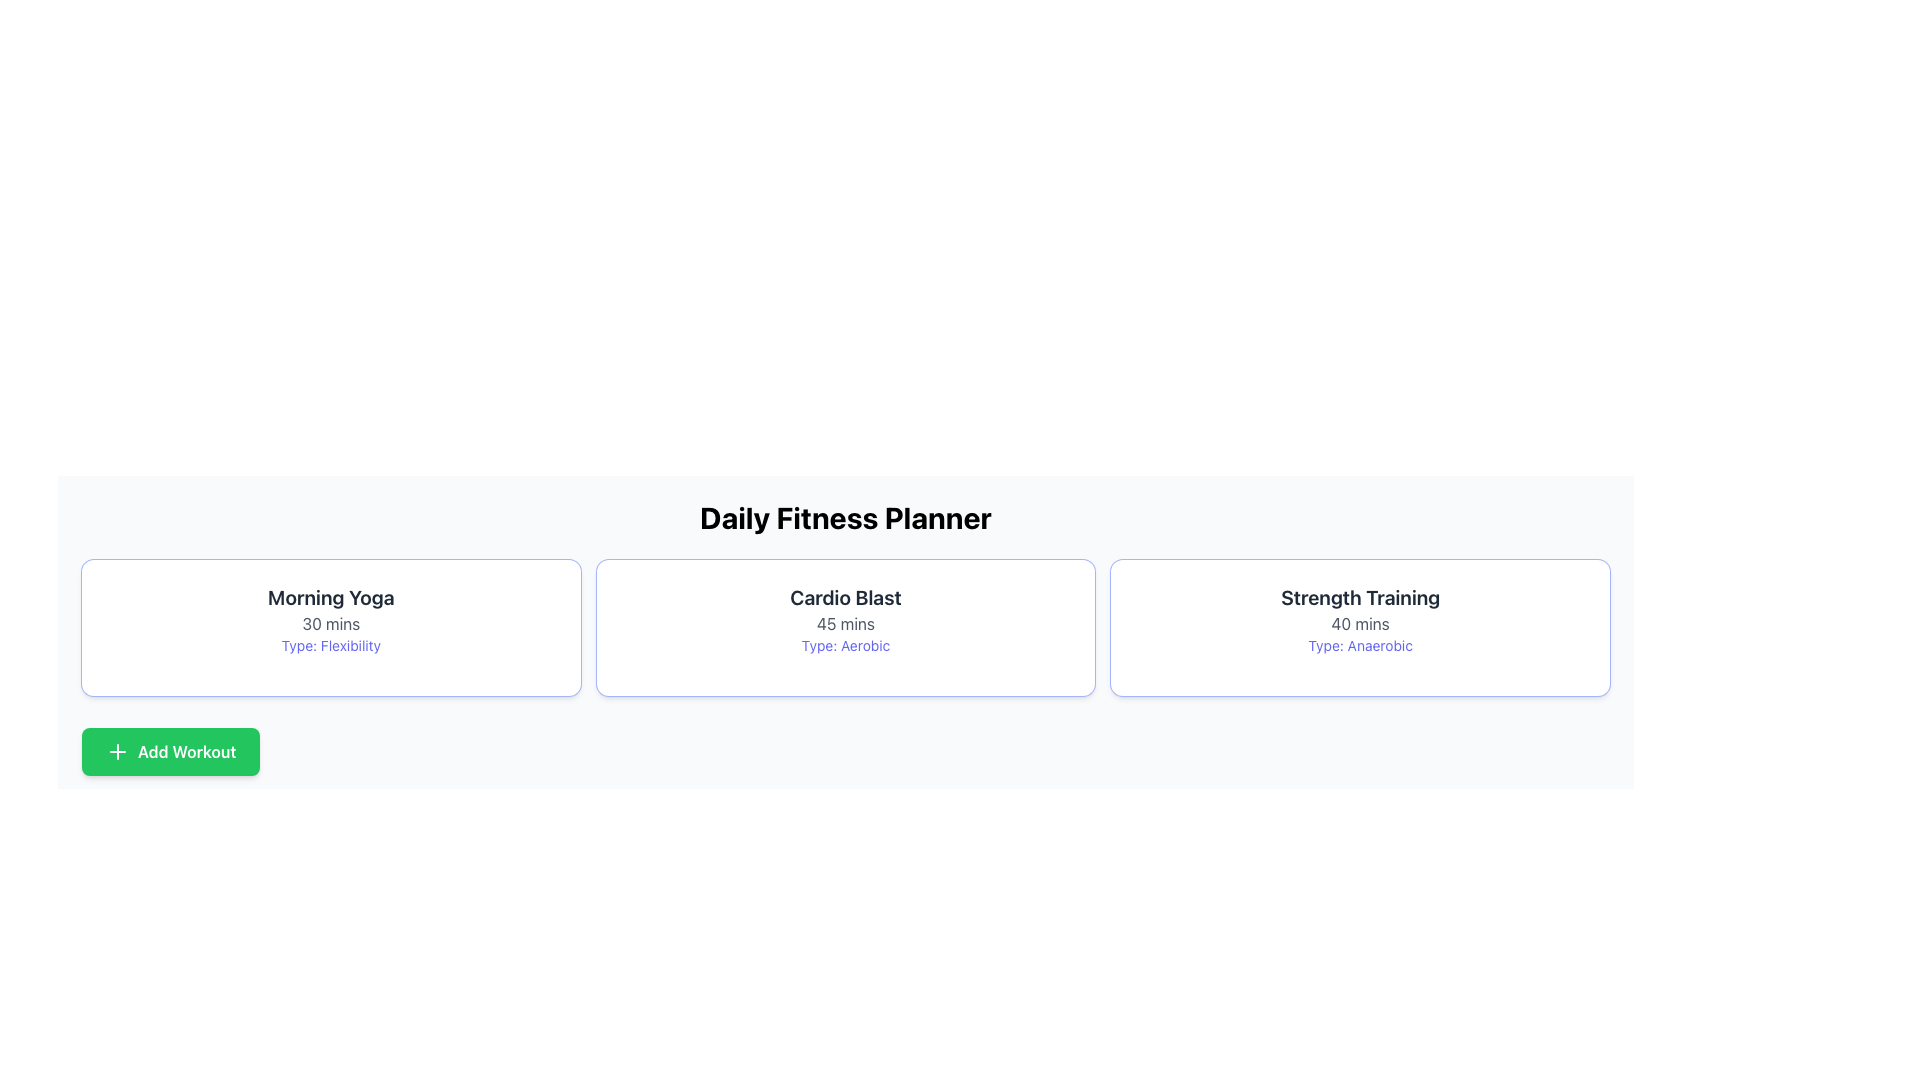 This screenshot has height=1080, width=1920. I want to click on the 'Add Workout' button with a green background and white text, so click(171, 752).